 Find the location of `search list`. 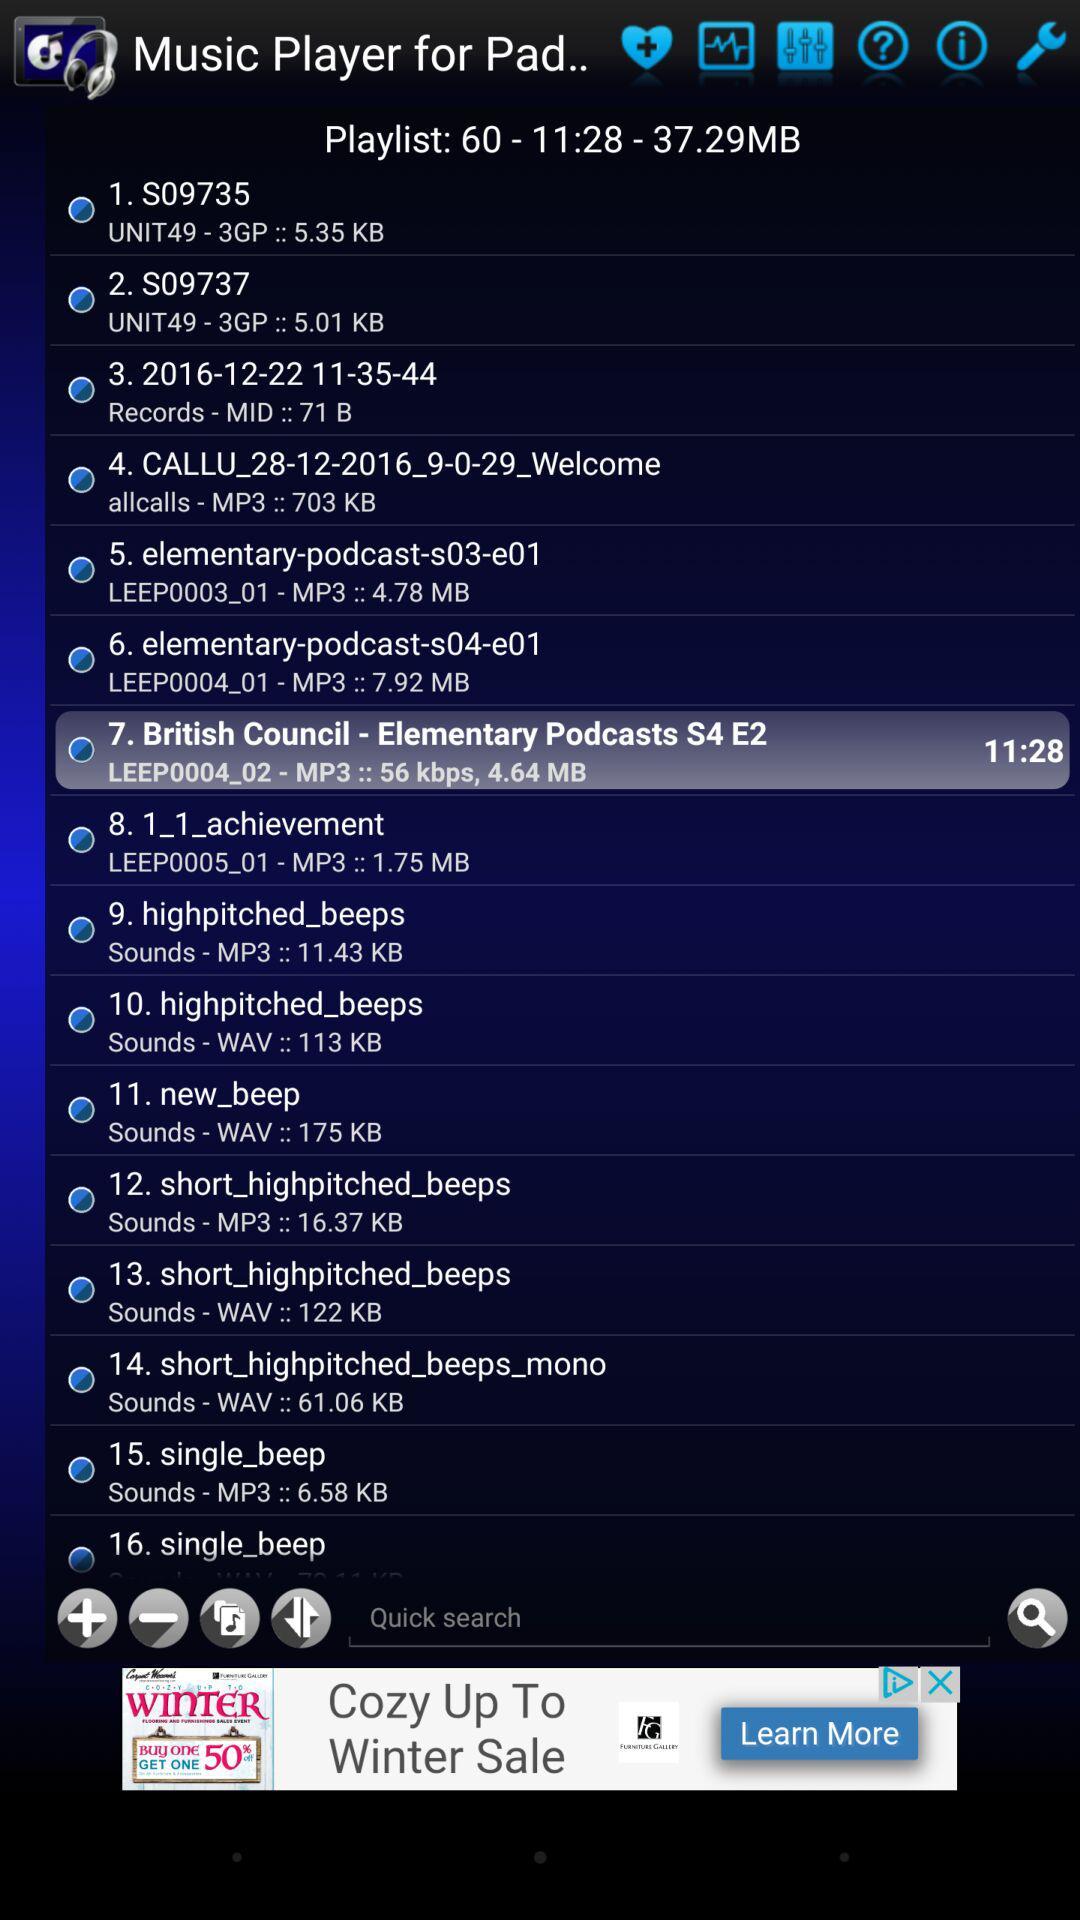

search list is located at coordinates (669, 1618).